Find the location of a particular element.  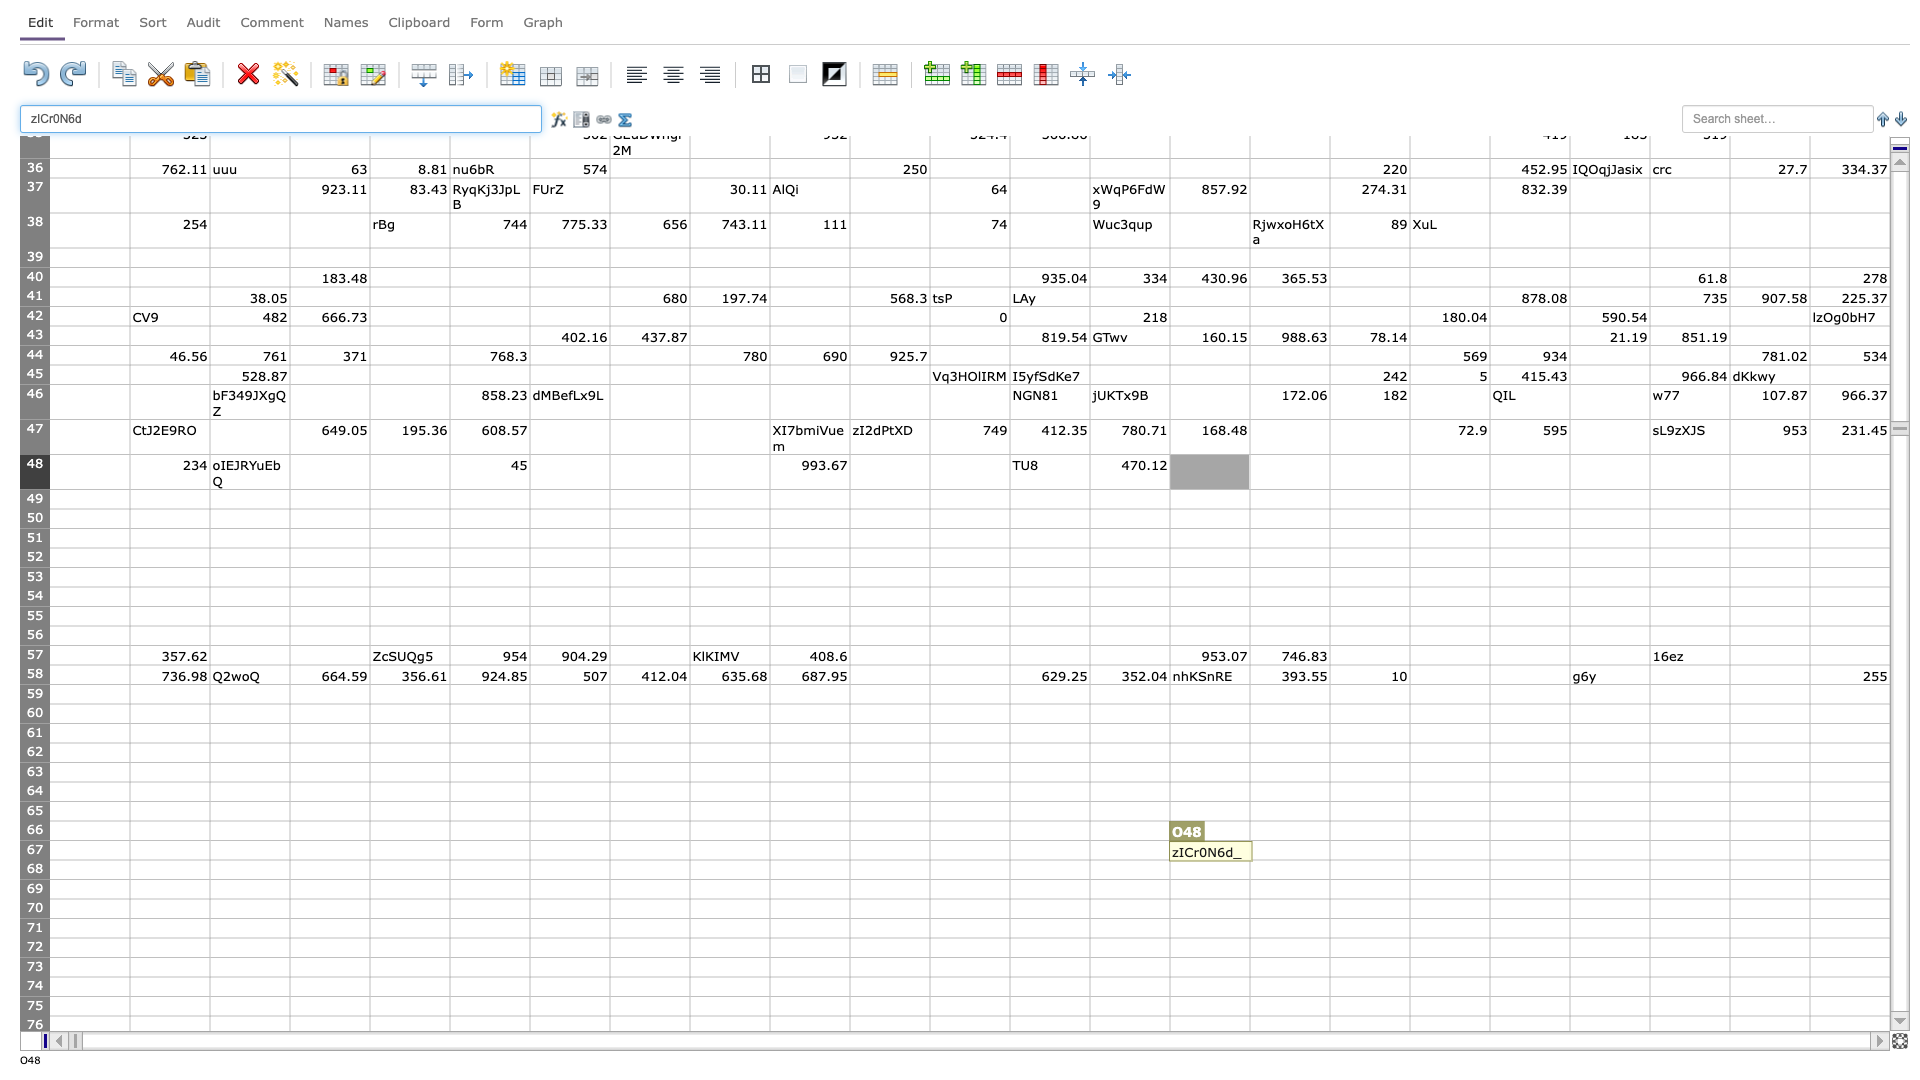

Place cursor on bottom right corner of U68 is located at coordinates (1728, 878).